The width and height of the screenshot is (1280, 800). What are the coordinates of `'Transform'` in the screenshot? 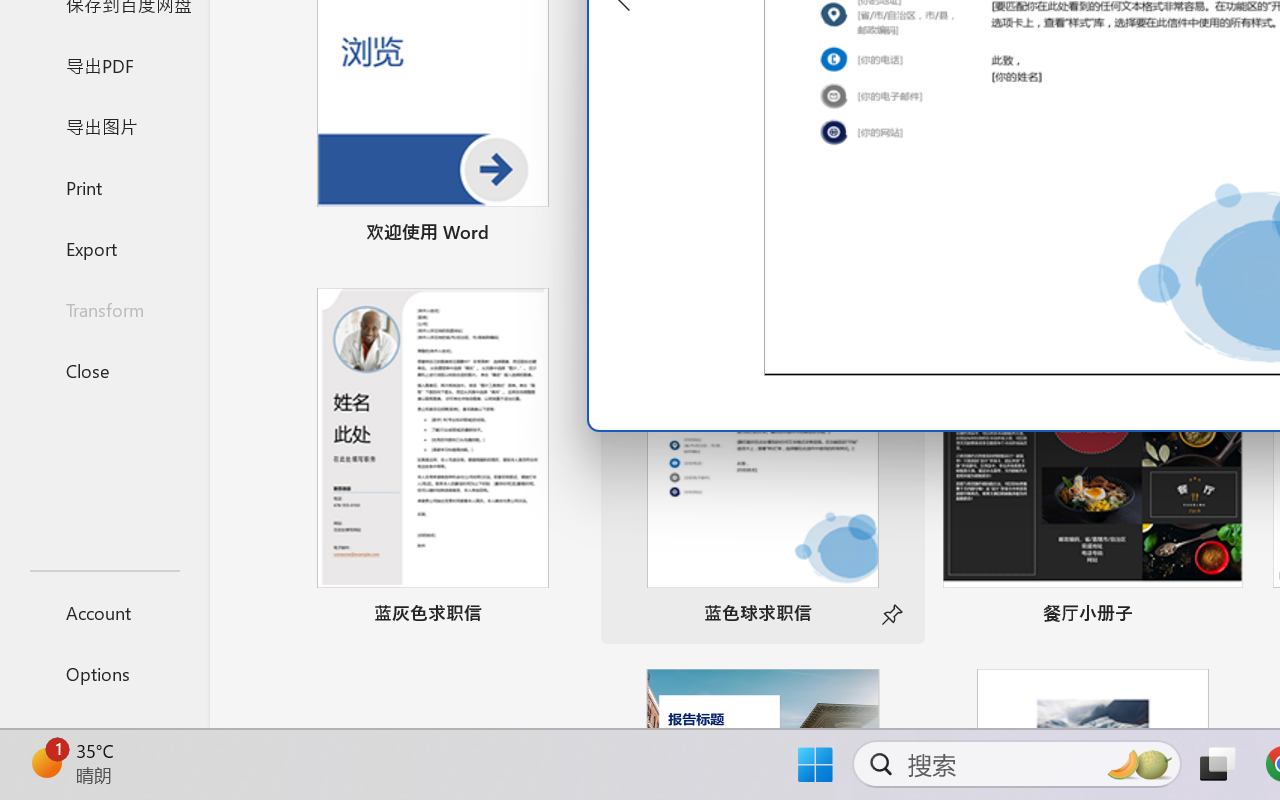 It's located at (103, 308).